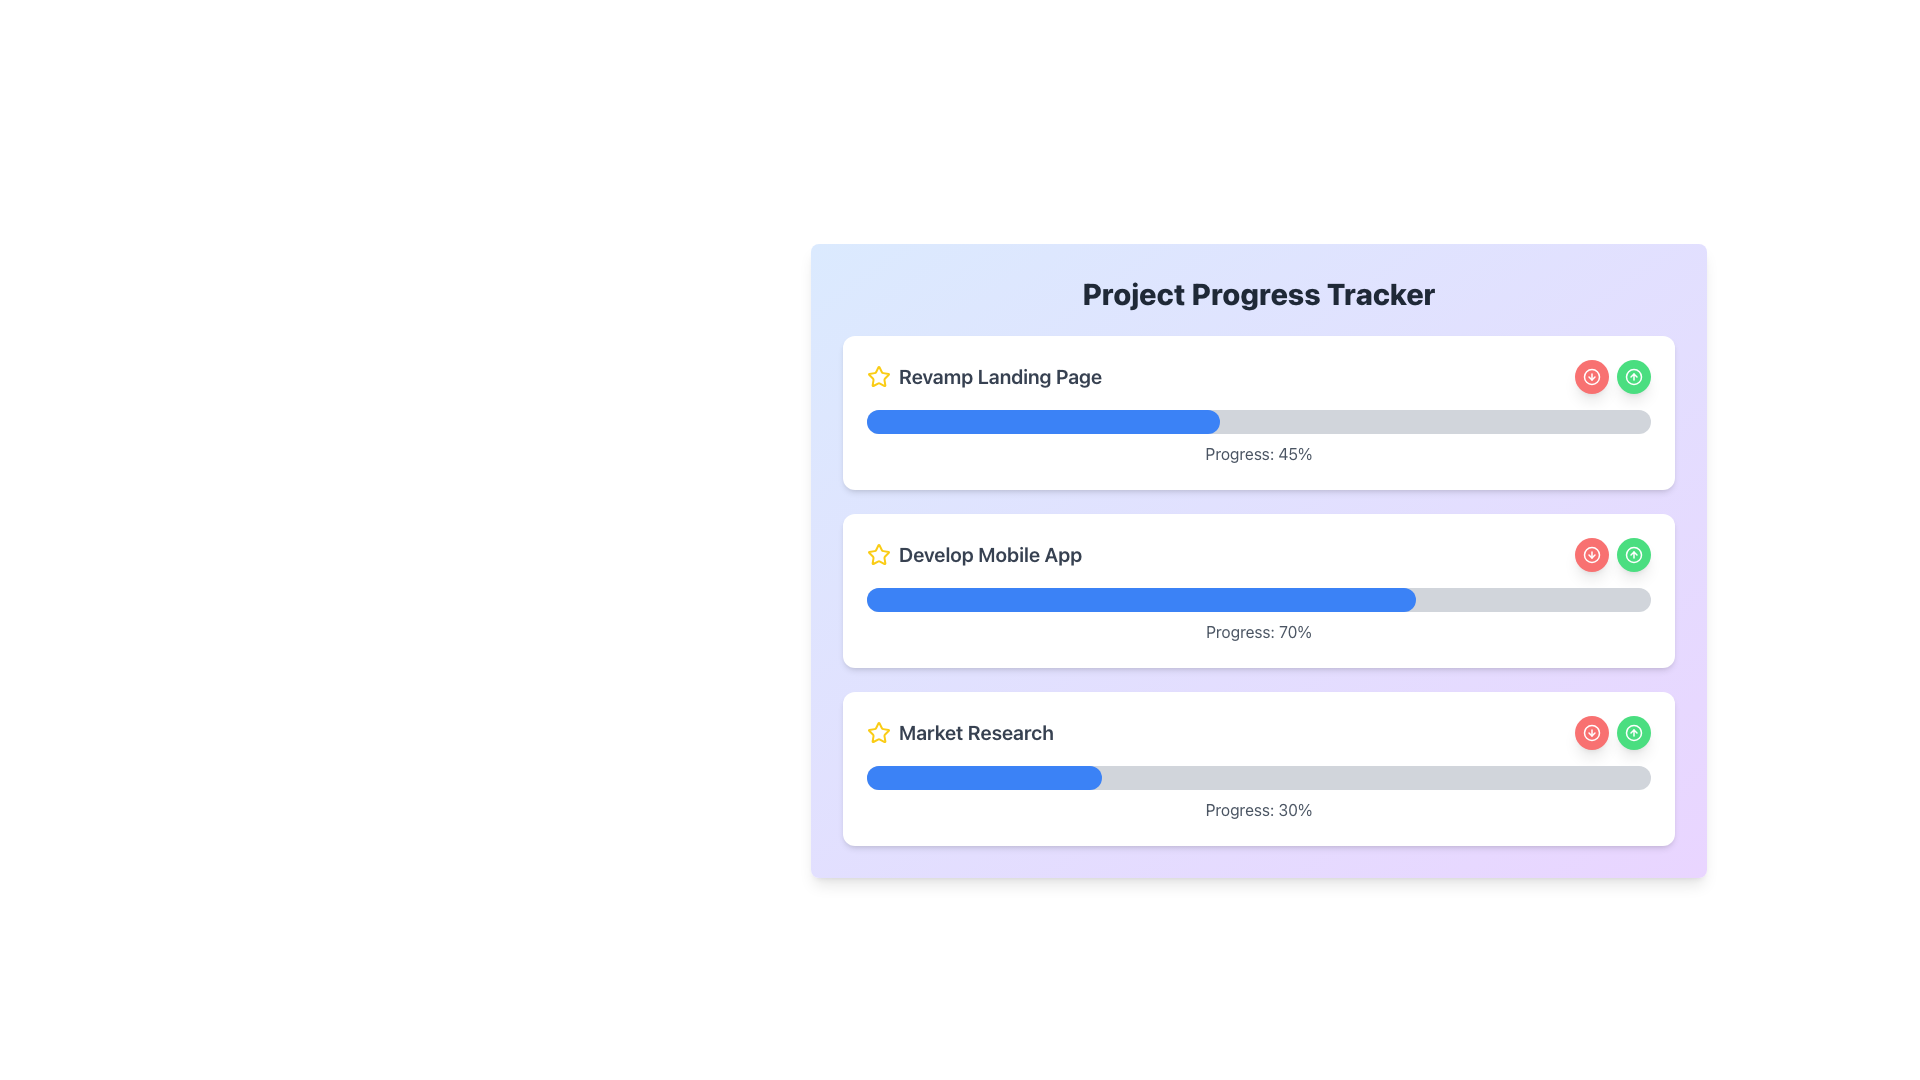 The width and height of the screenshot is (1920, 1080). What do you see at coordinates (1591, 555) in the screenshot?
I see `the SVG Circle representing a downward arrow in the upper-right corner of the 'Develop Mobile App' task card` at bounding box center [1591, 555].